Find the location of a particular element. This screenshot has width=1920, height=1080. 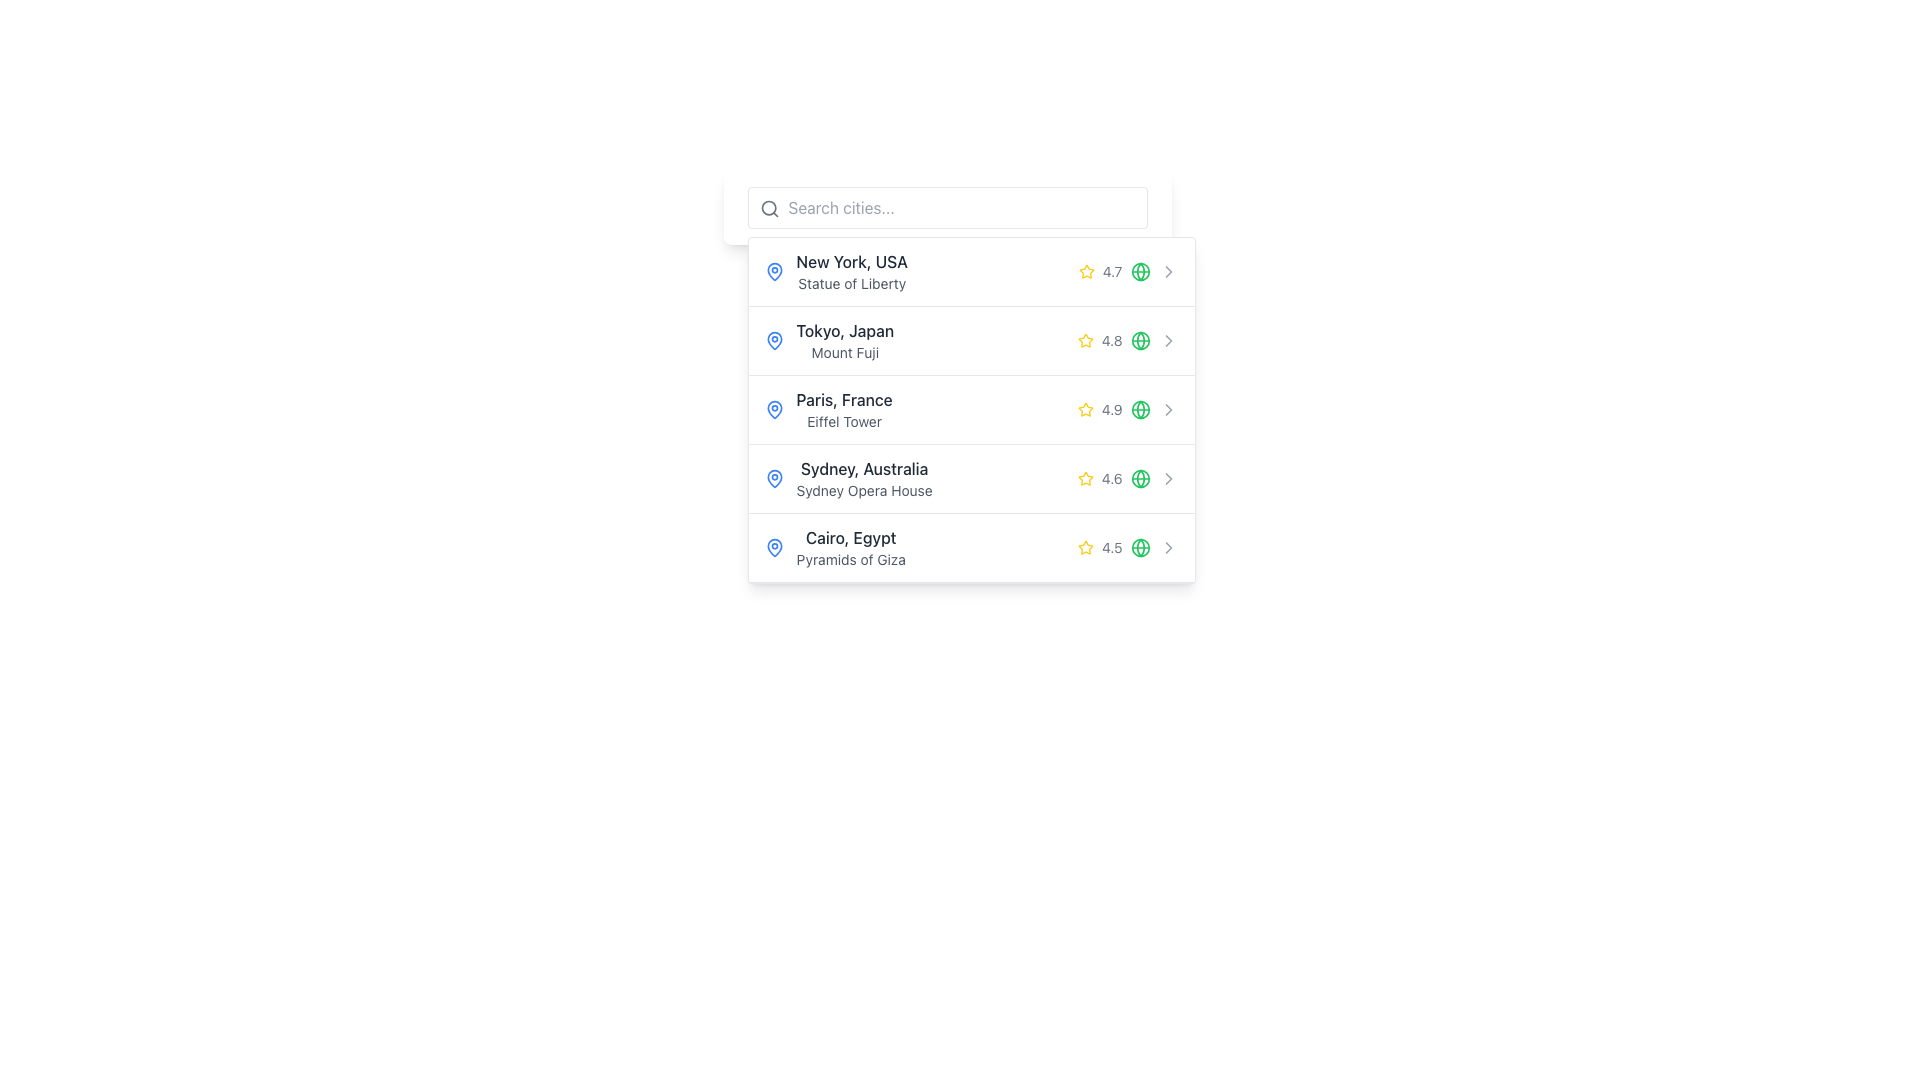

the yellow star-shaped icon representing a rating feature located next to the 'New York, USA' entry to interact with it is located at coordinates (1085, 547).